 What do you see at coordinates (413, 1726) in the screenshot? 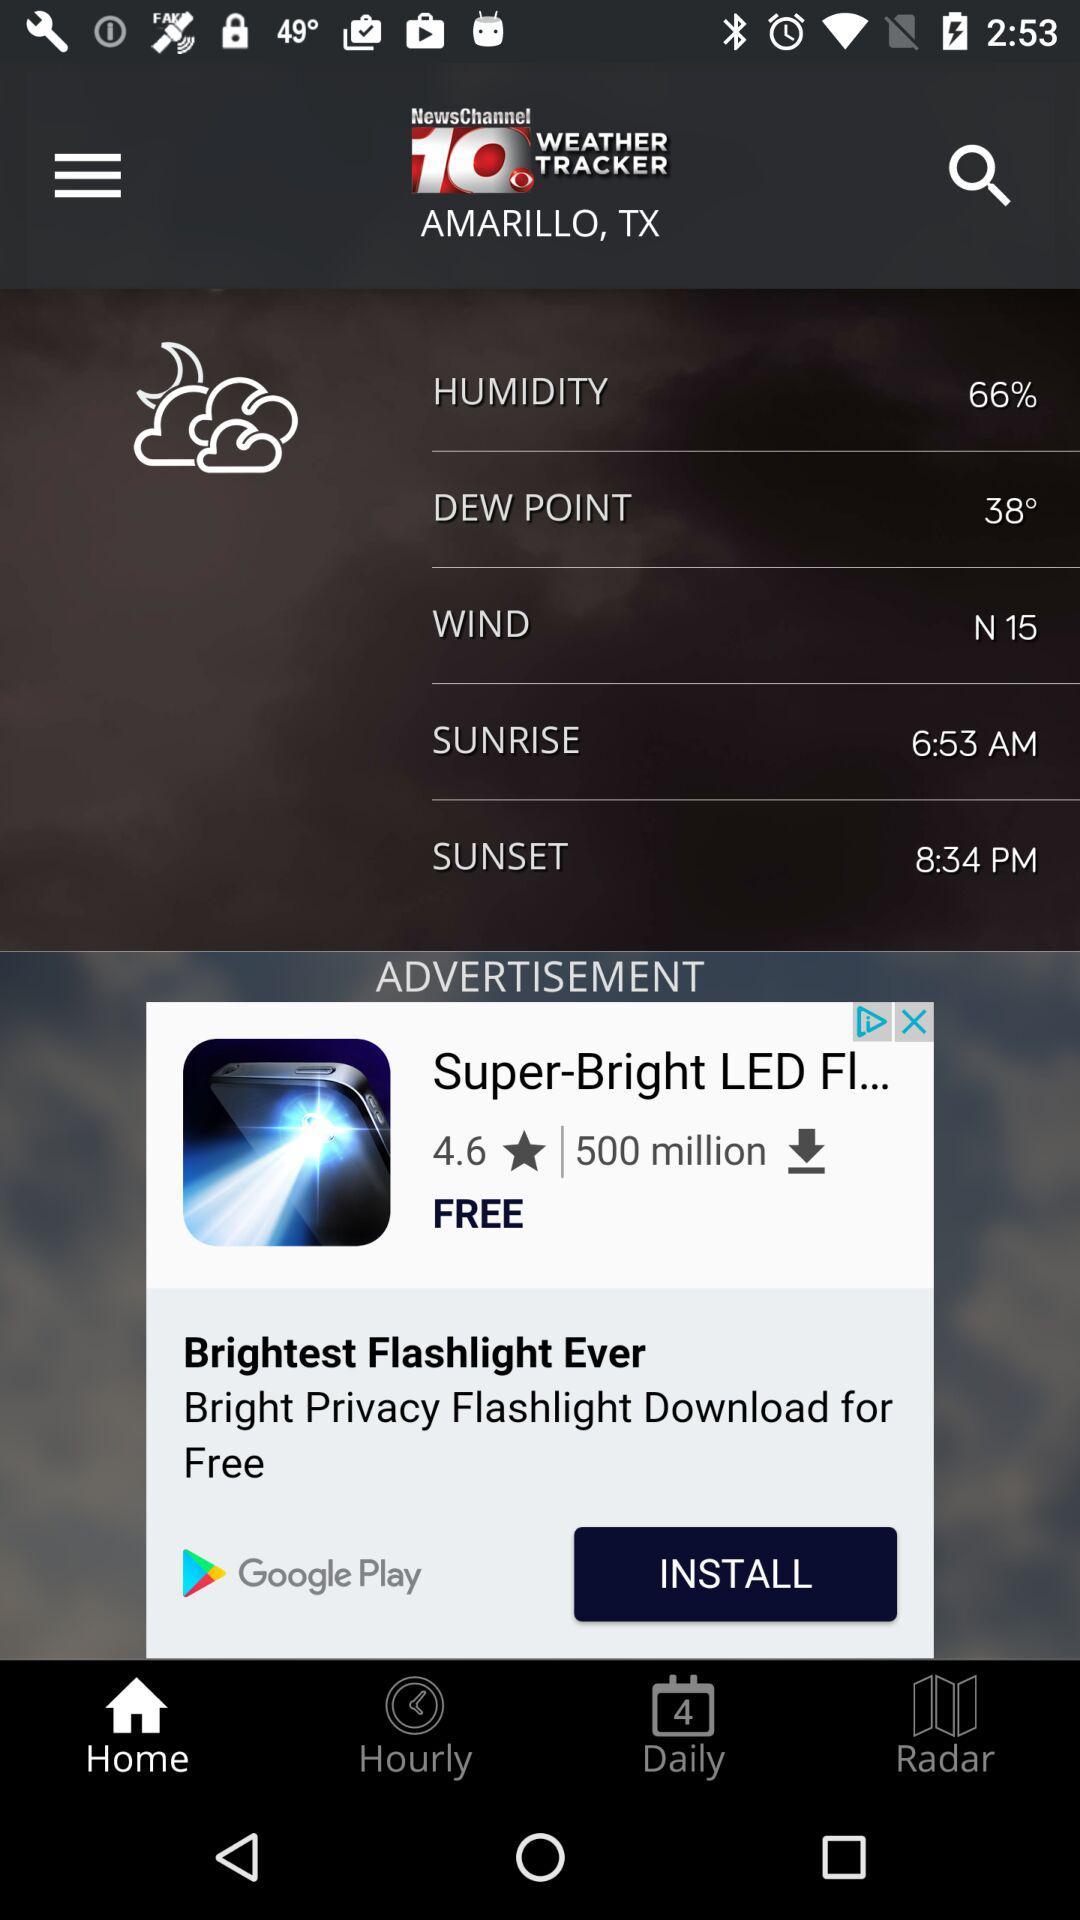
I see `radio button next to the home icon` at bounding box center [413, 1726].